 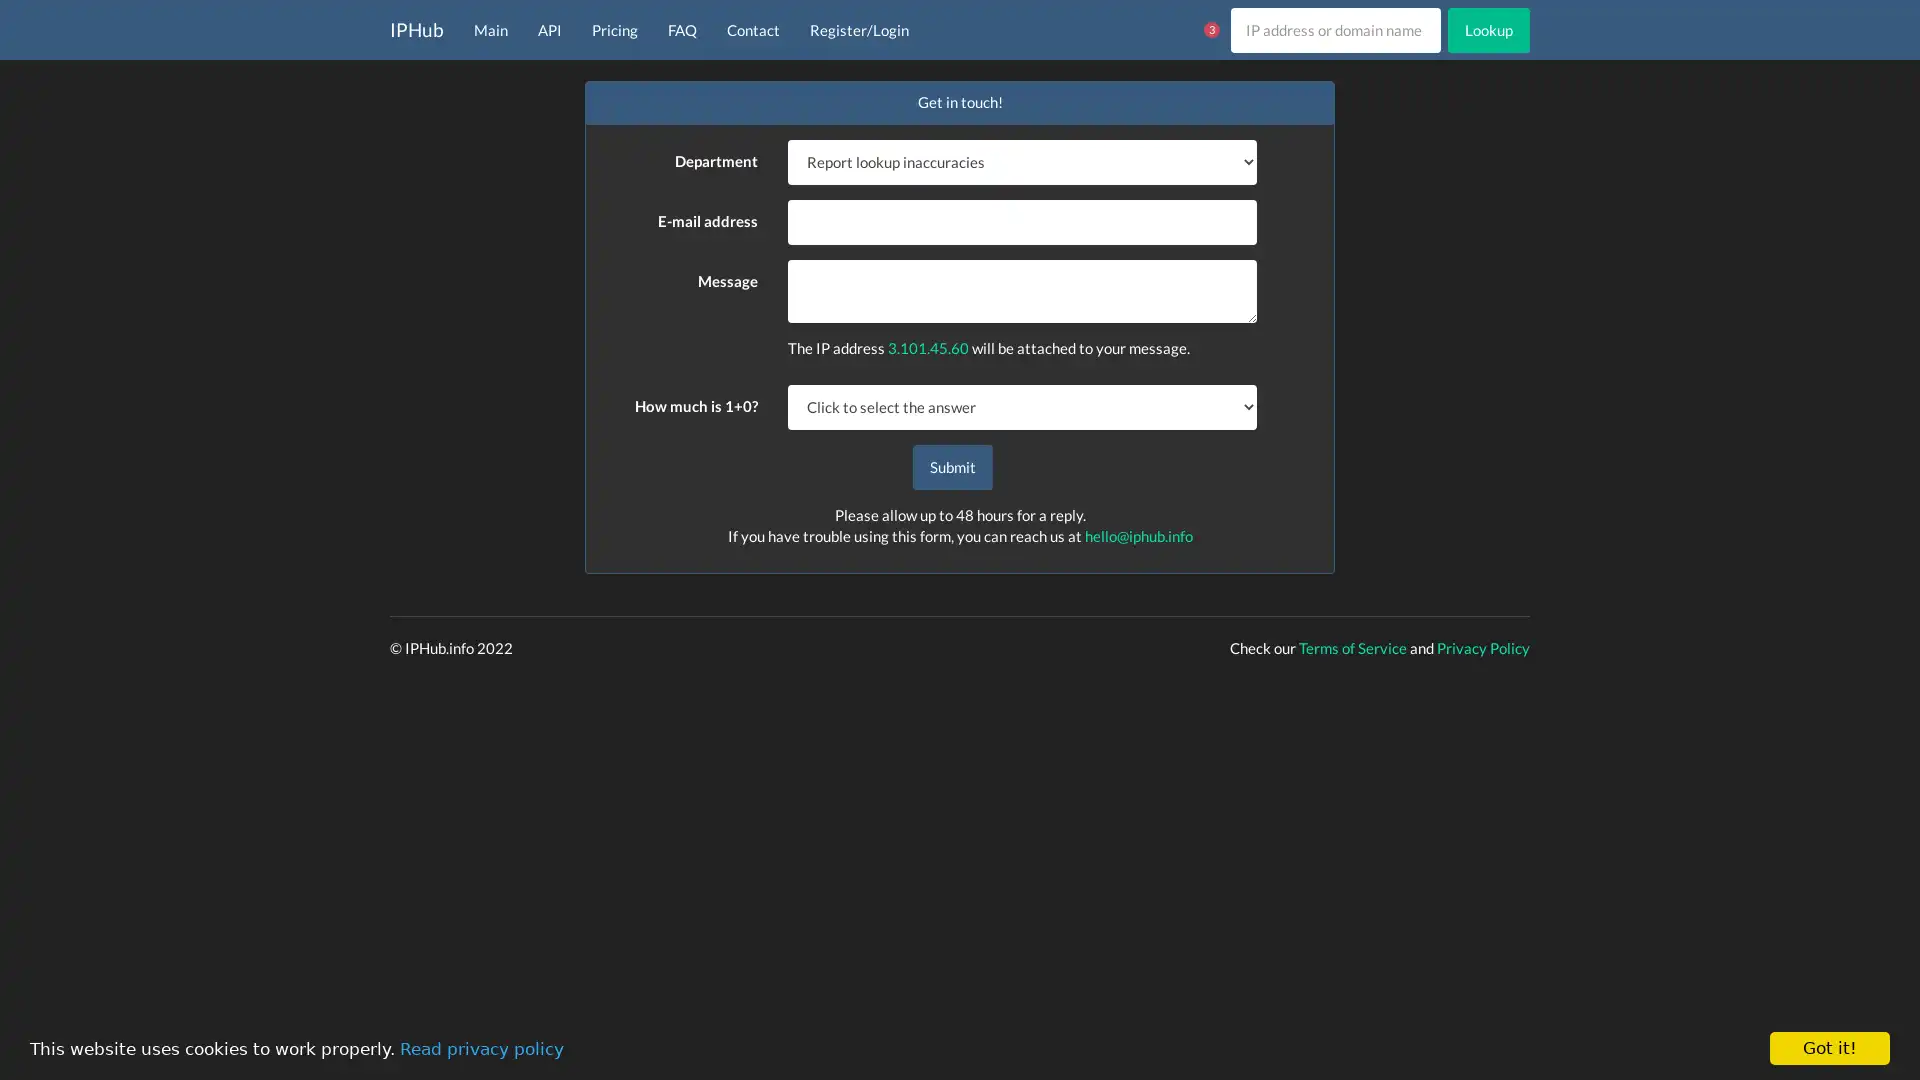 I want to click on Lookup, so click(x=1488, y=29).